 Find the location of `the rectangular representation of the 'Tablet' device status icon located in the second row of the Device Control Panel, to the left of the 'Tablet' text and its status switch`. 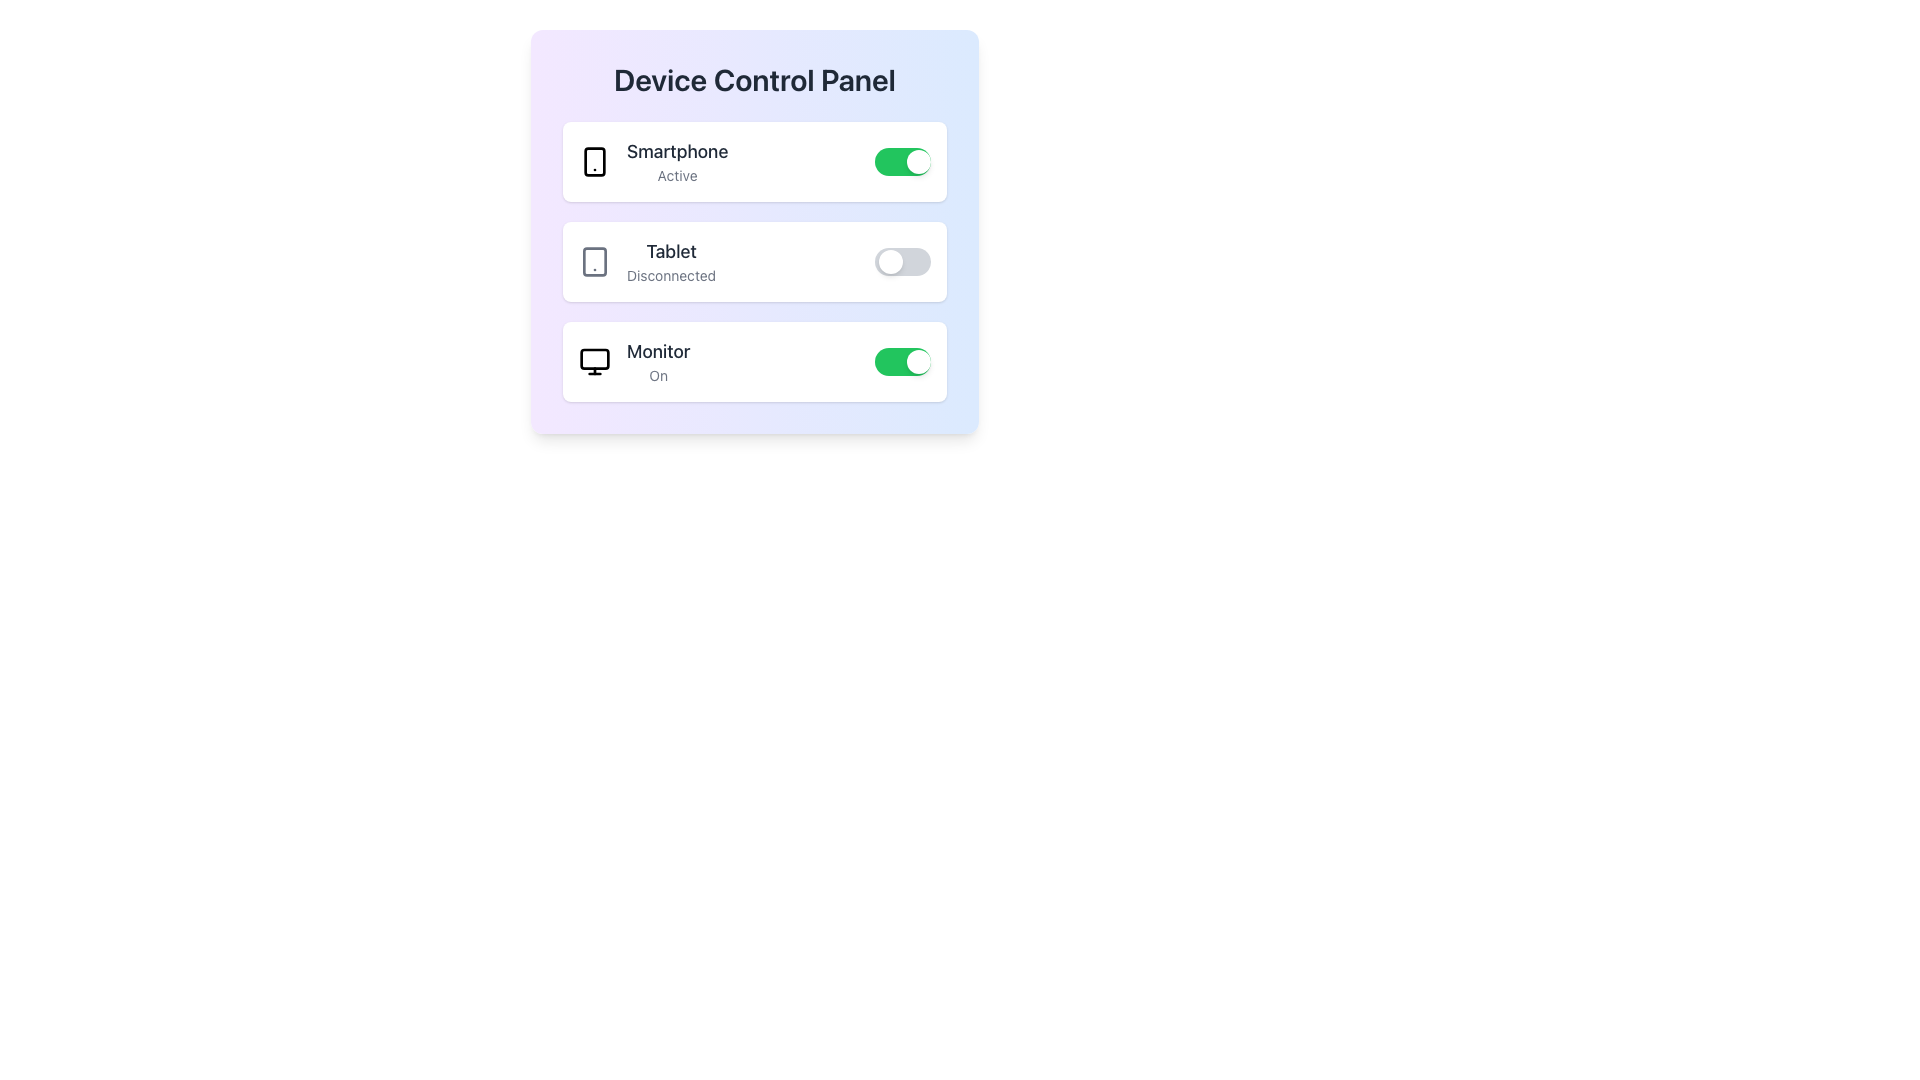

the rectangular representation of the 'Tablet' device status icon located in the second row of the Device Control Panel, to the left of the 'Tablet' text and its status switch is located at coordinates (594, 261).